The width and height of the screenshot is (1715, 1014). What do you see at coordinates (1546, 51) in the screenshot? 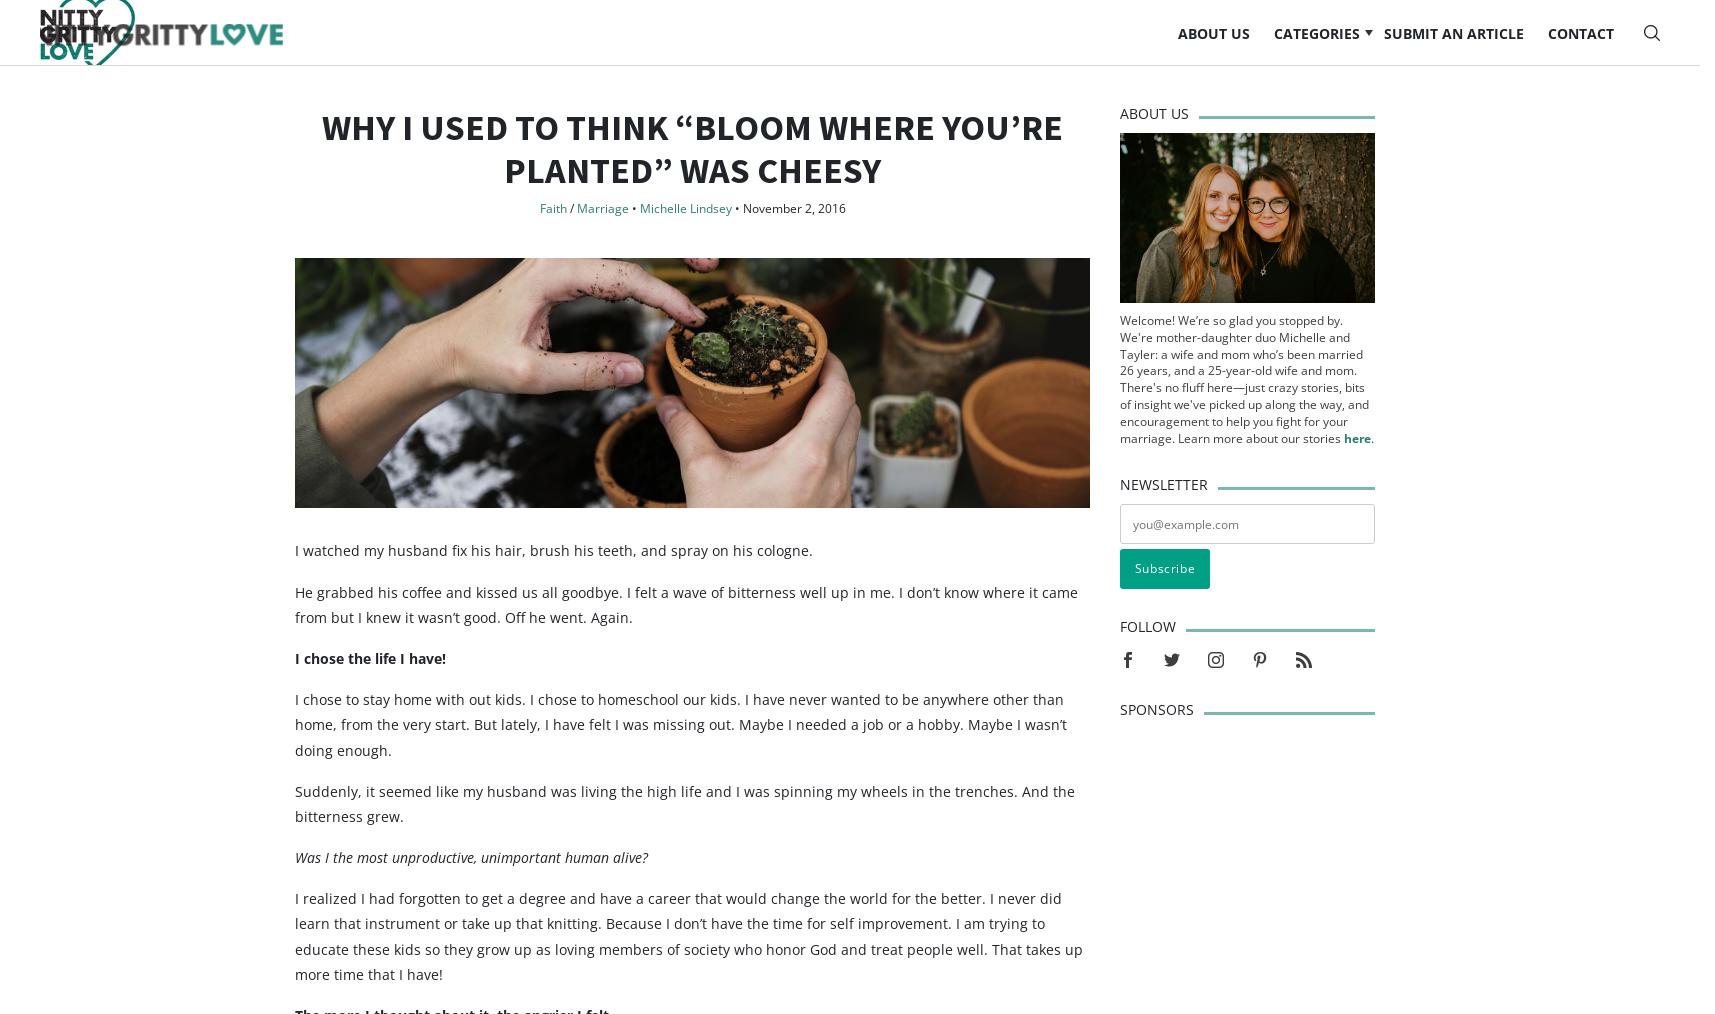
I see `'Contact'` at bounding box center [1546, 51].